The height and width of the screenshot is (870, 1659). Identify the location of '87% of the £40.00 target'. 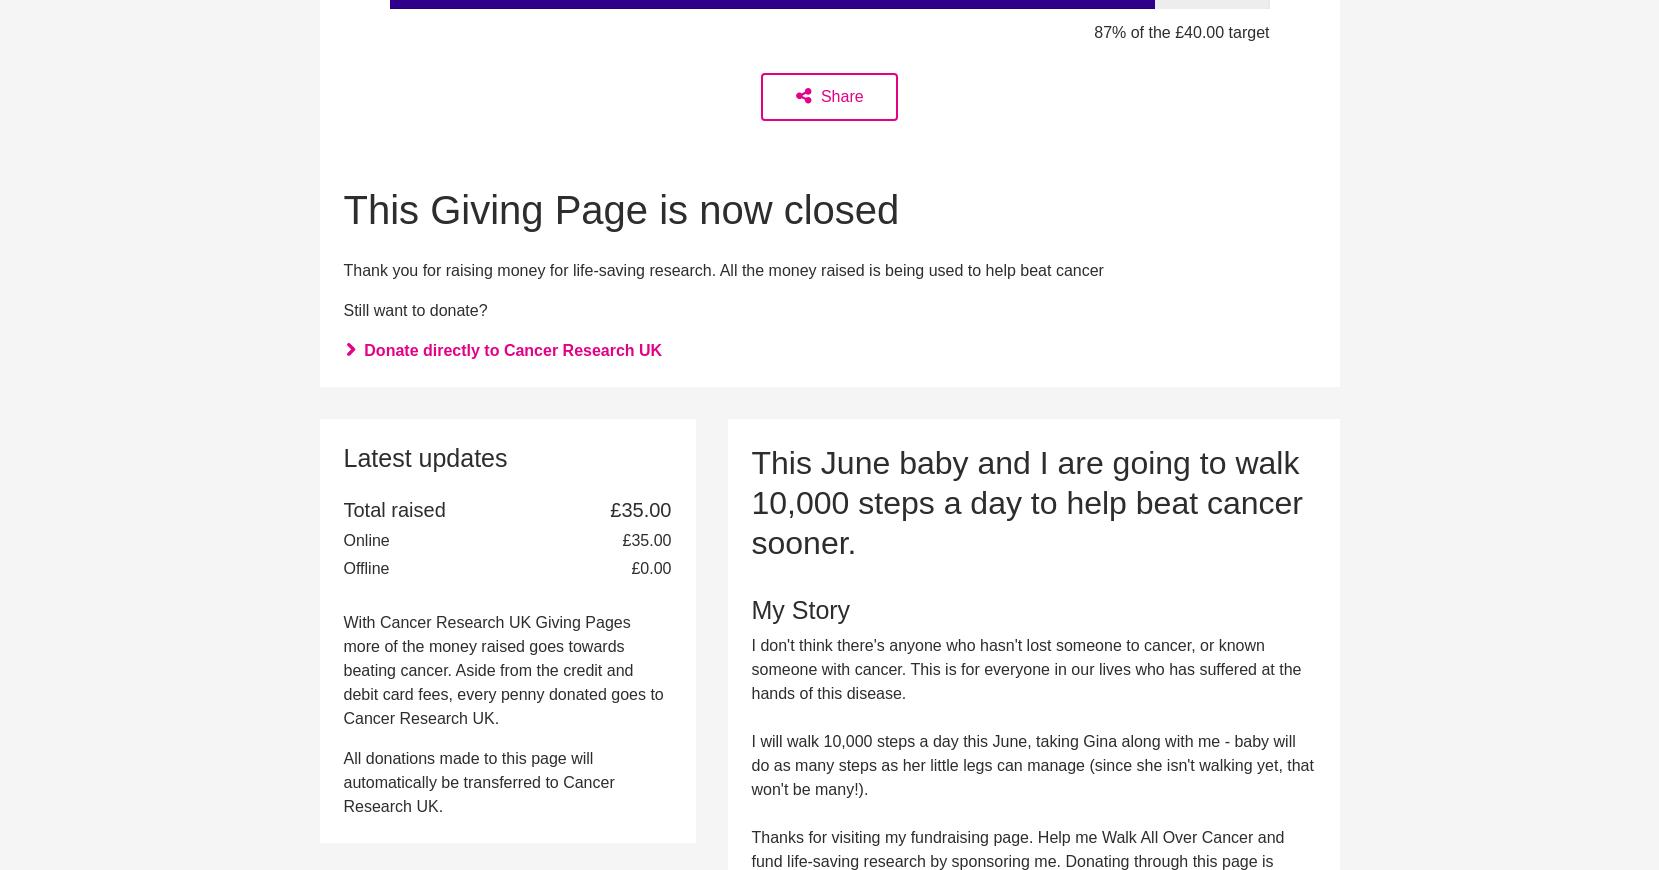
(1181, 30).